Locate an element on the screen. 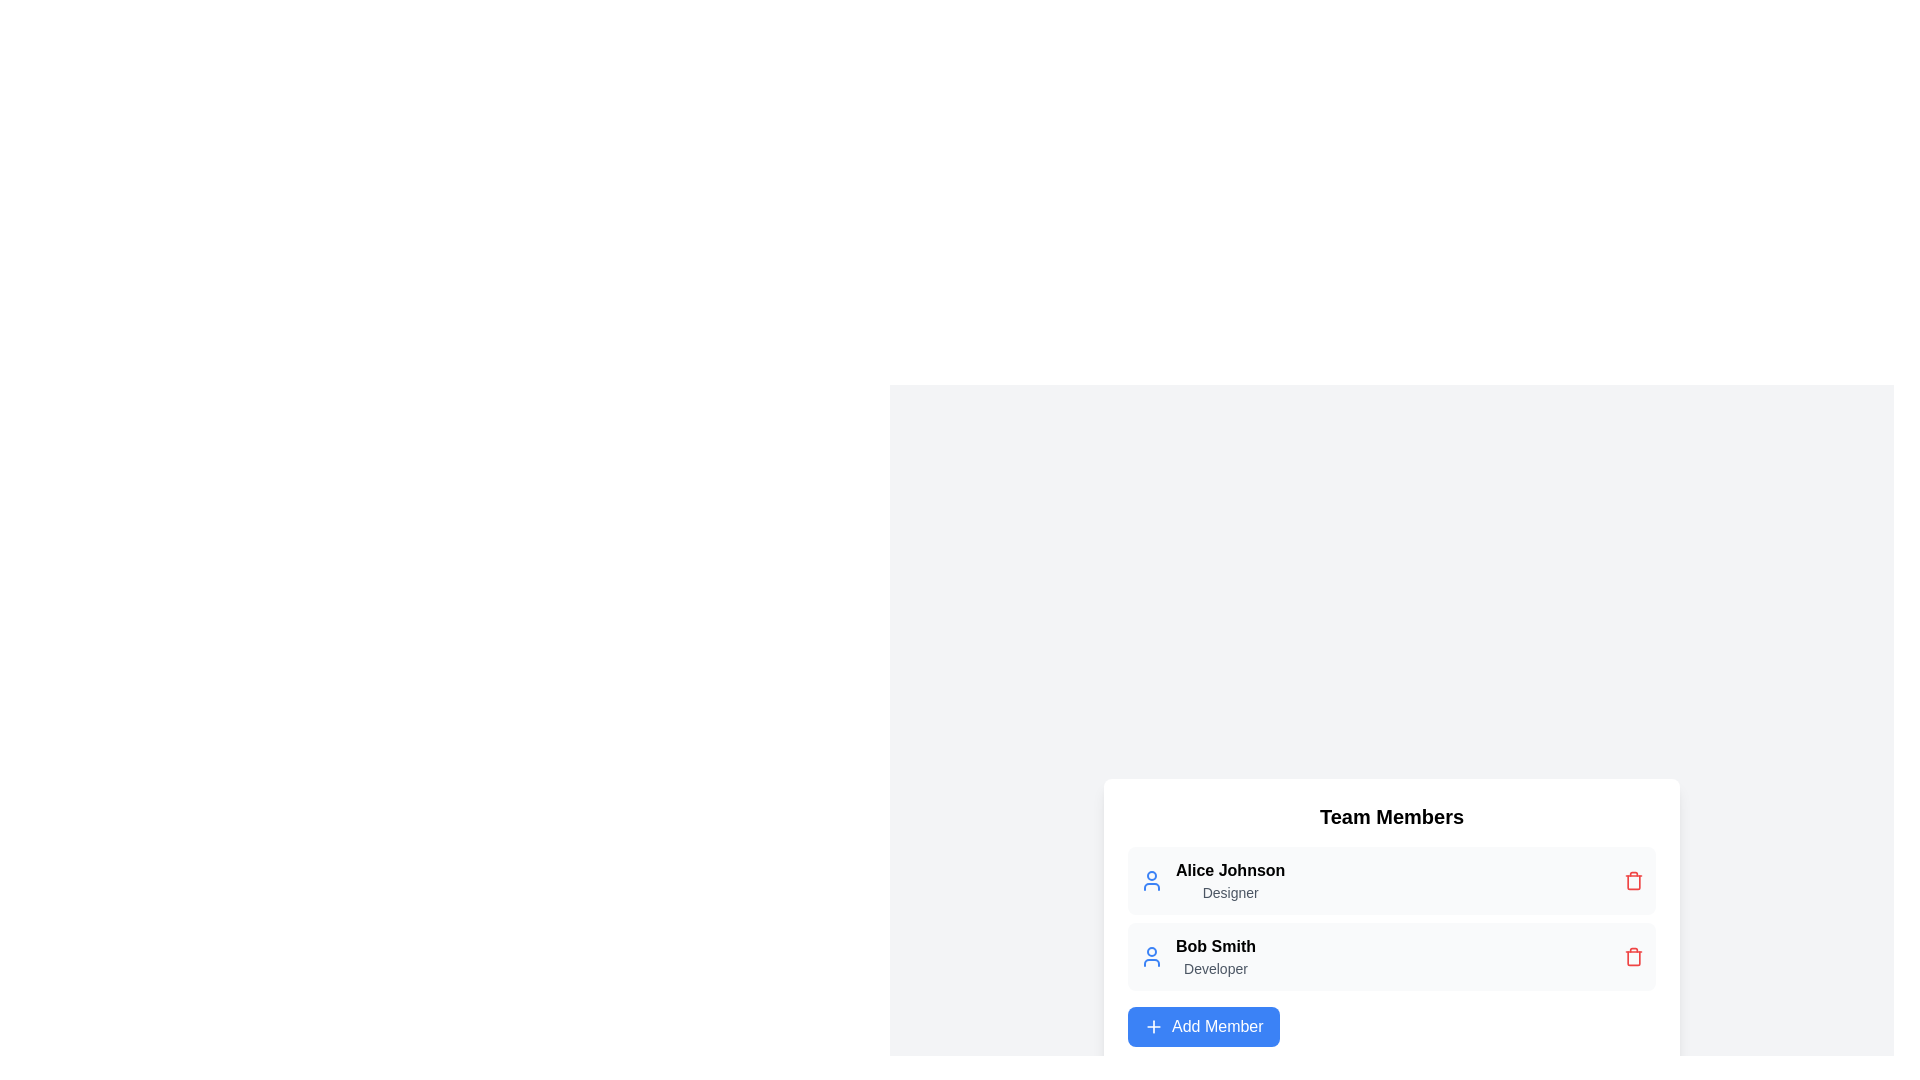 Image resolution: width=1920 pixels, height=1080 pixels. the delete icon (Trash Can) located at the far right of the second entry in the 'Team Members' list next to 'Bob Smith, Developer' is located at coordinates (1633, 955).